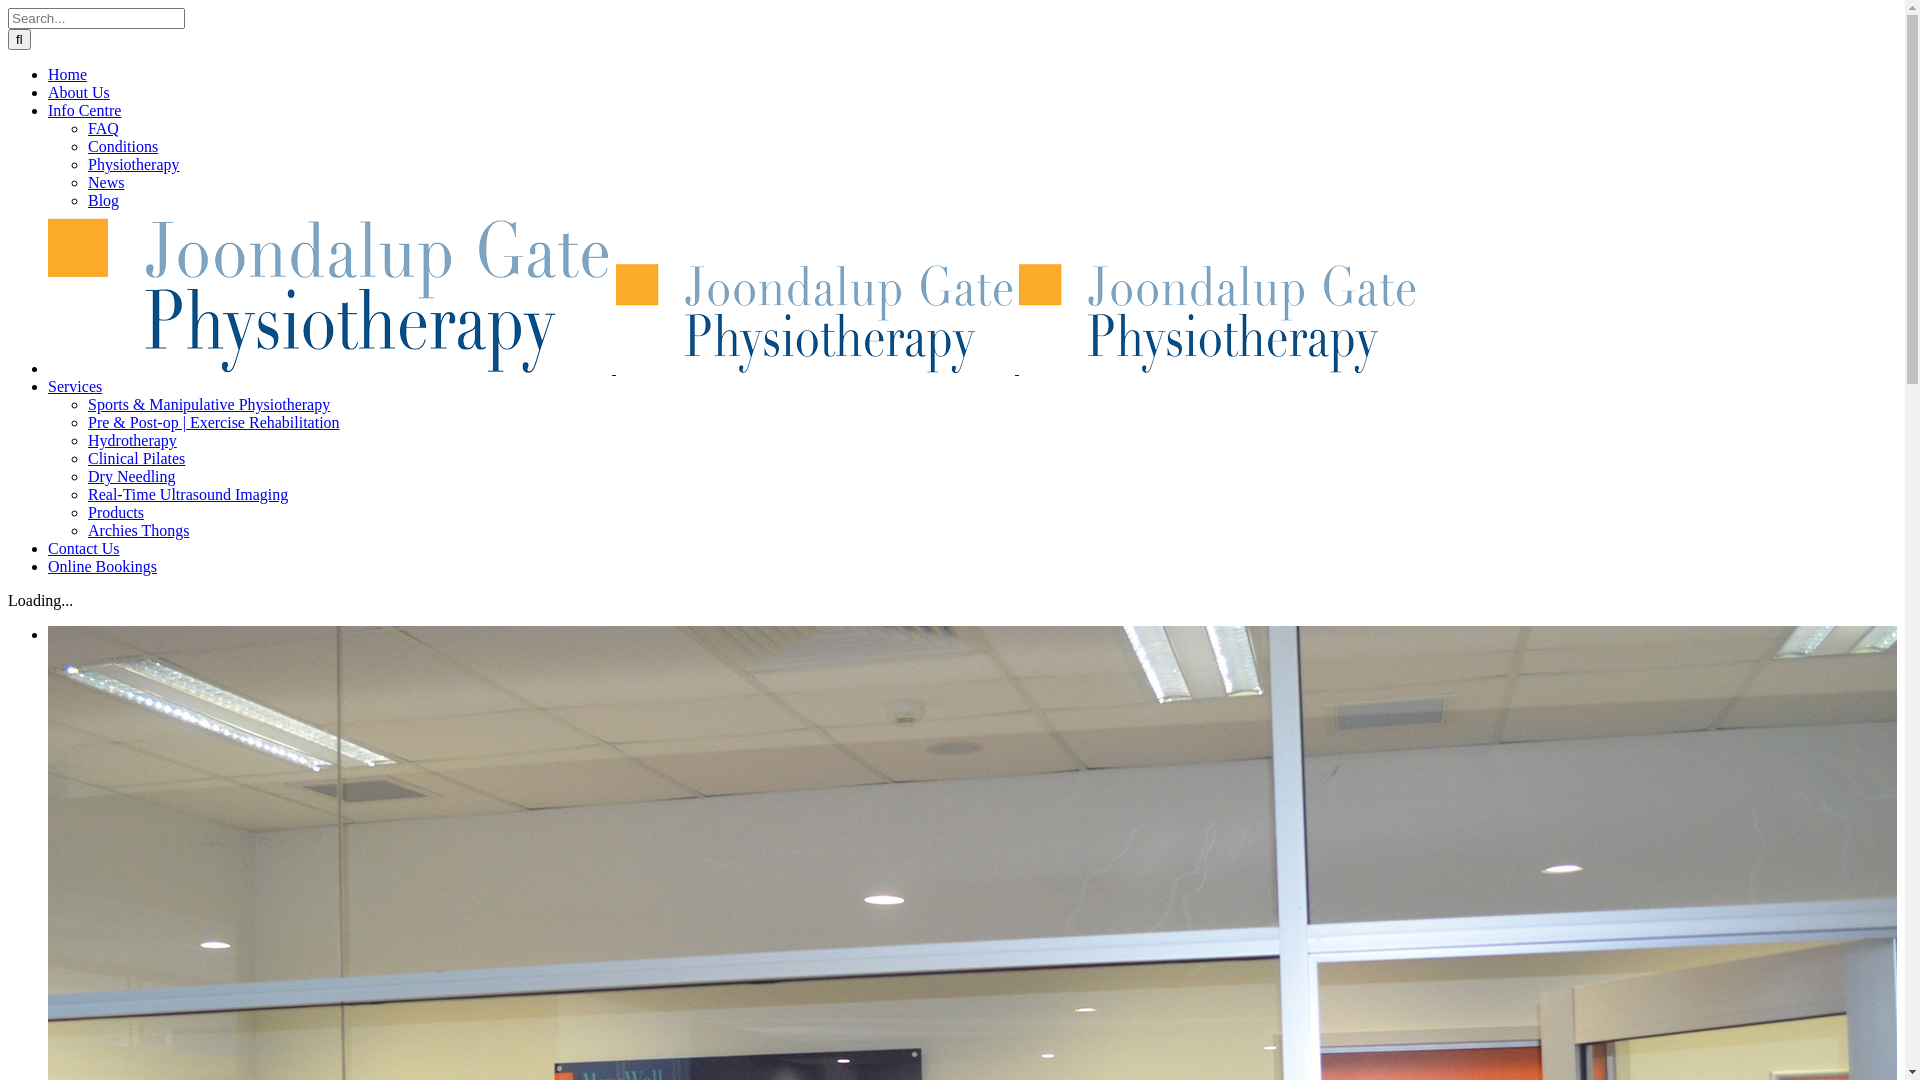 Image resolution: width=1920 pixels, height=1080 pixels. Describe the element at coordinates (114, 511) in the screenshot. I see `'Products'` at that location.